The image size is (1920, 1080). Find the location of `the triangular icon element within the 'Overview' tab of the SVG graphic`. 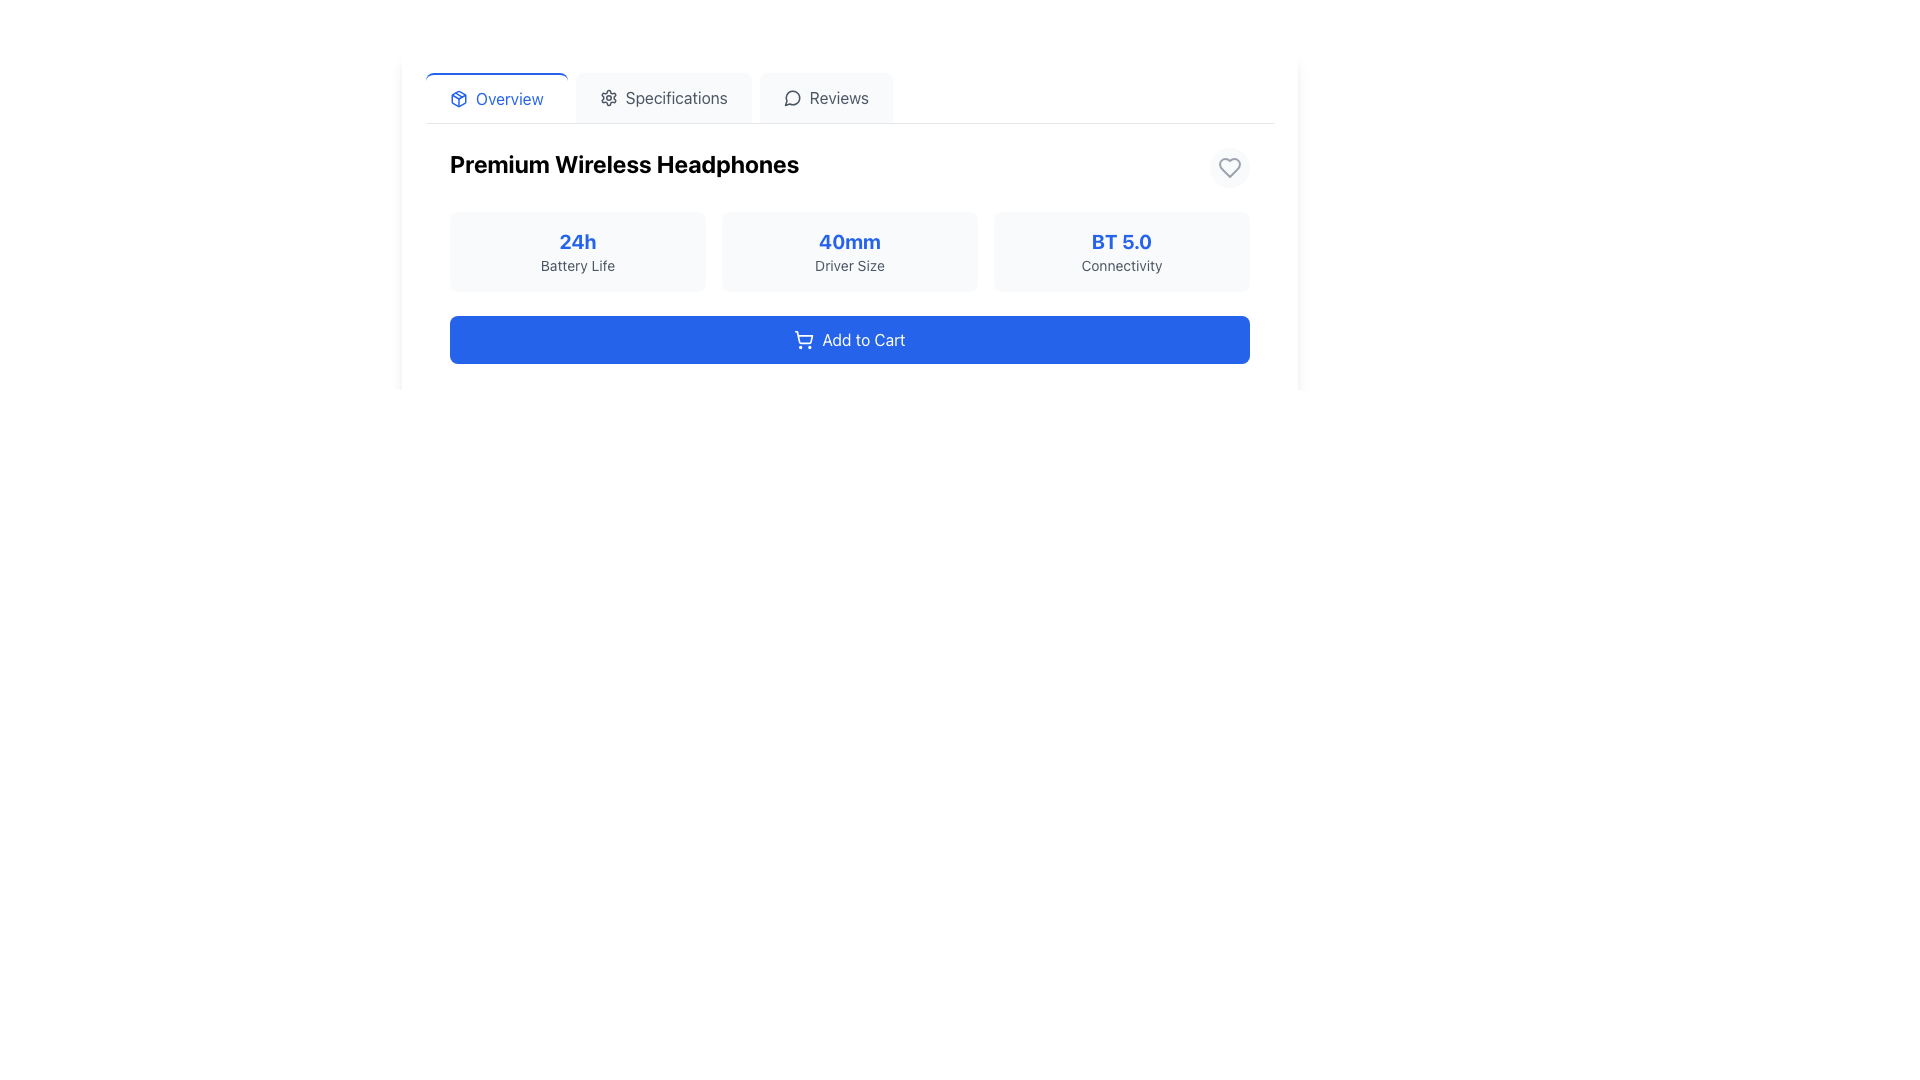

the triangular icon element within the 'Overview' tab of the SVG graphic is located at coordinates (458, 99).